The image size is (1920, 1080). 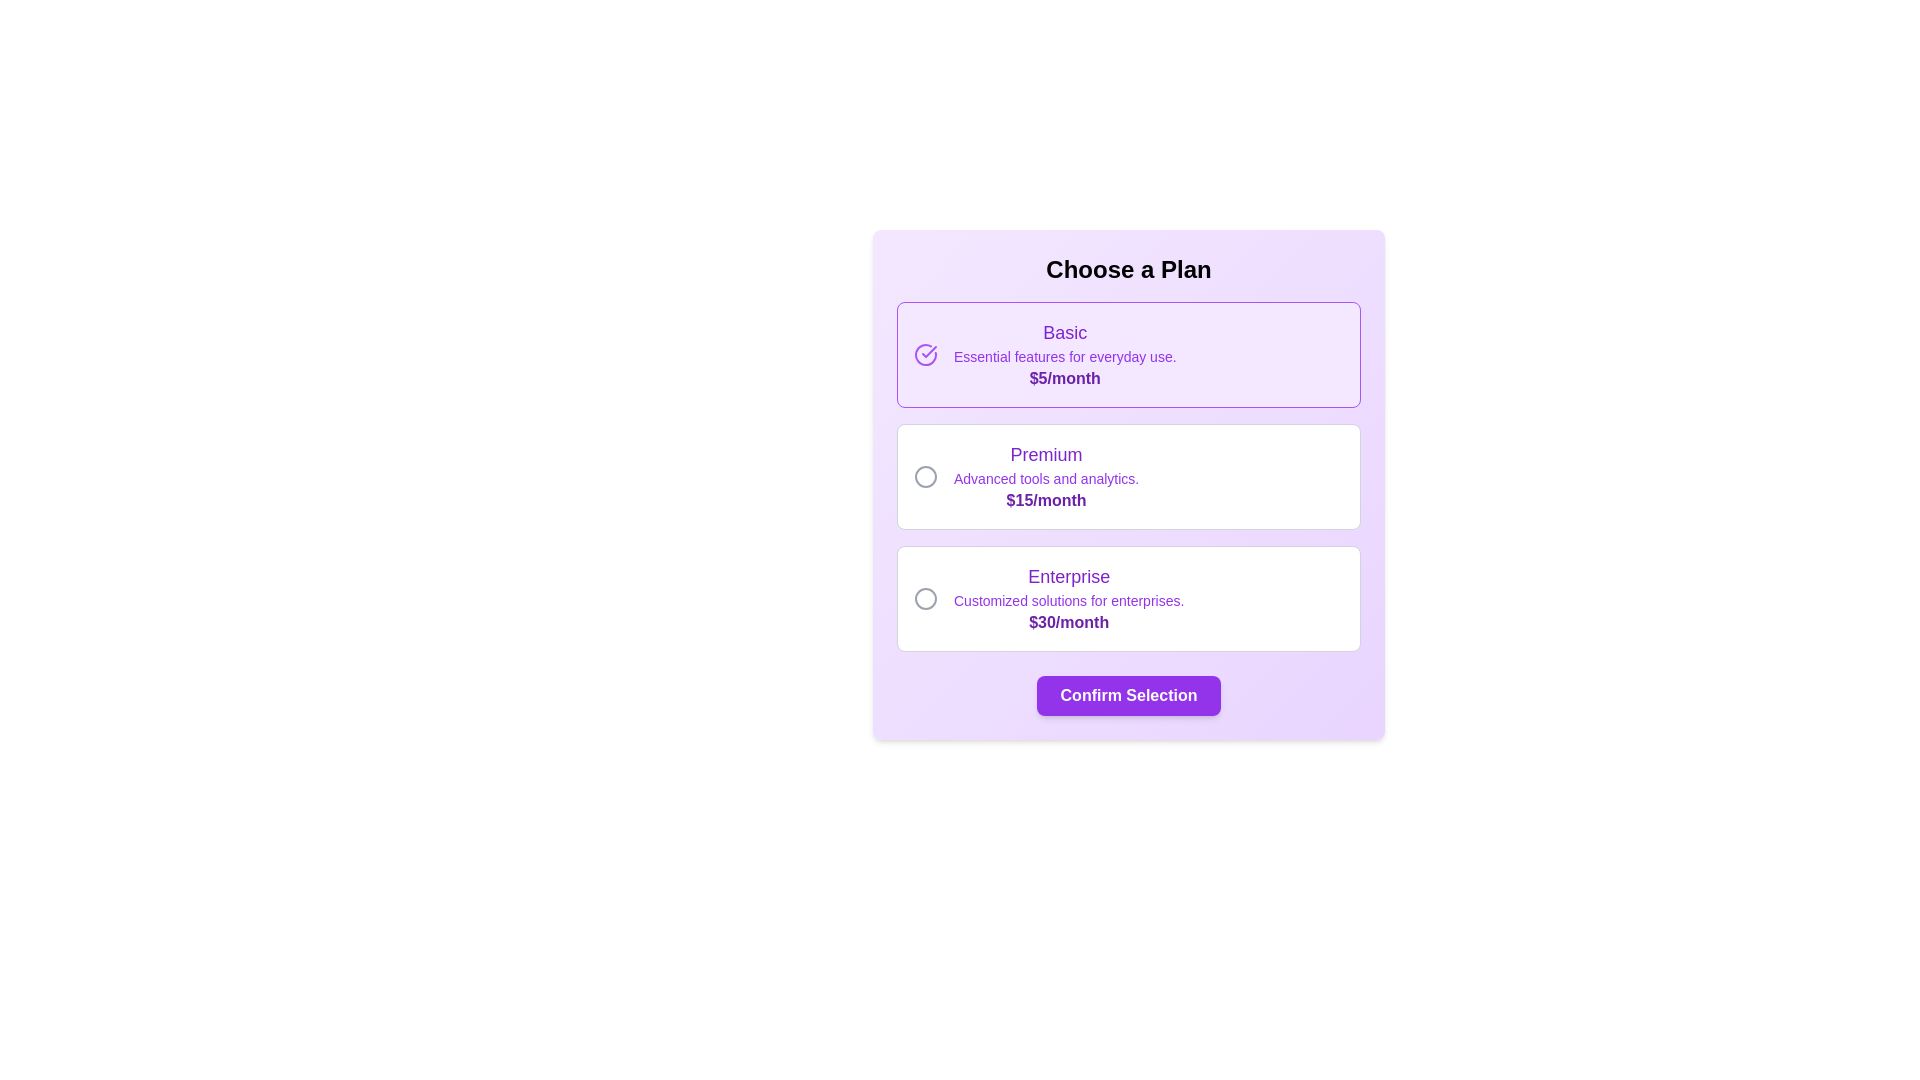 What do you see at coordinates (928, 350) in the screenshot?
I see `the Checkmark Icon, which is a purple checkmark within a circular outline, located directly to the left of the text 'Basic' in the first card of the selectable options list` at bounding box center [928, 350].